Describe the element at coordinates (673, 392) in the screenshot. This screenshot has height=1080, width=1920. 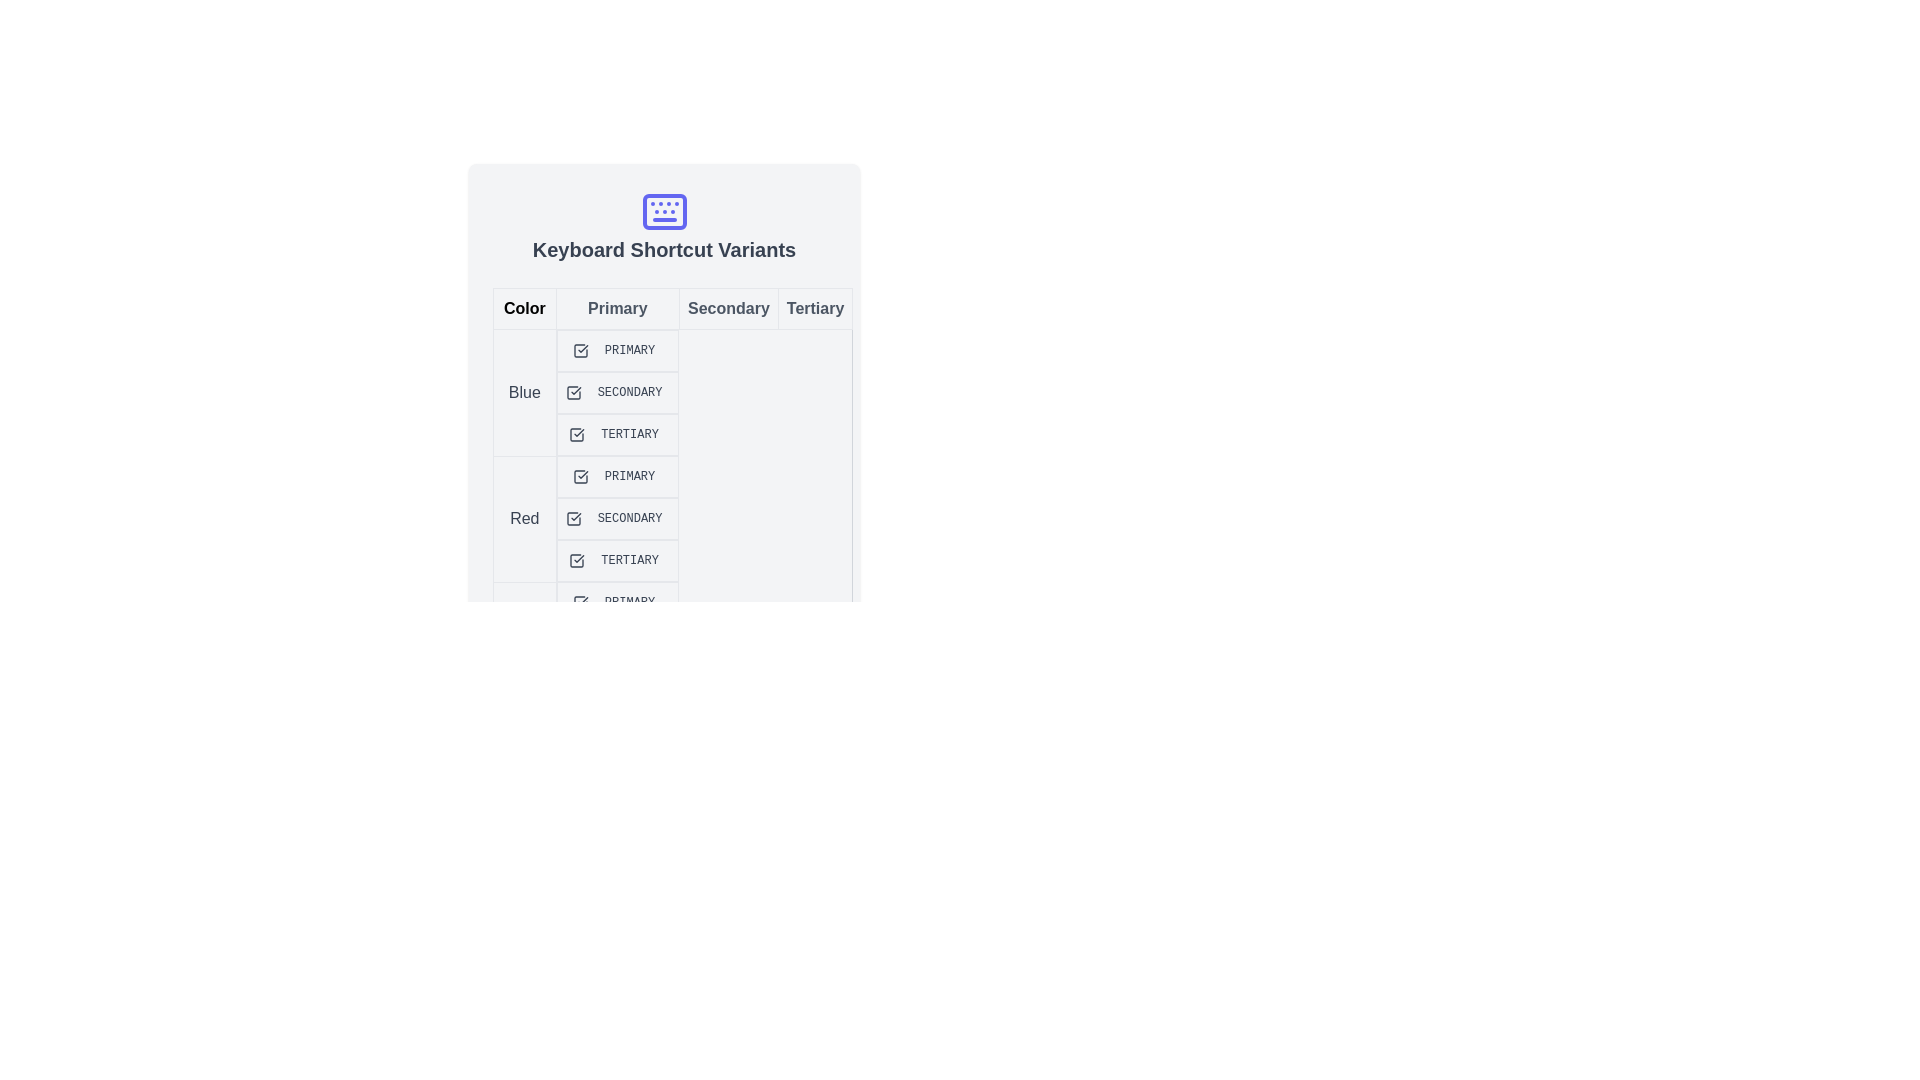
I see `the secondary action button located in the 'Blue' category, which is the second entry in the 'Blue' row under the 'Secondary' column` at that location.